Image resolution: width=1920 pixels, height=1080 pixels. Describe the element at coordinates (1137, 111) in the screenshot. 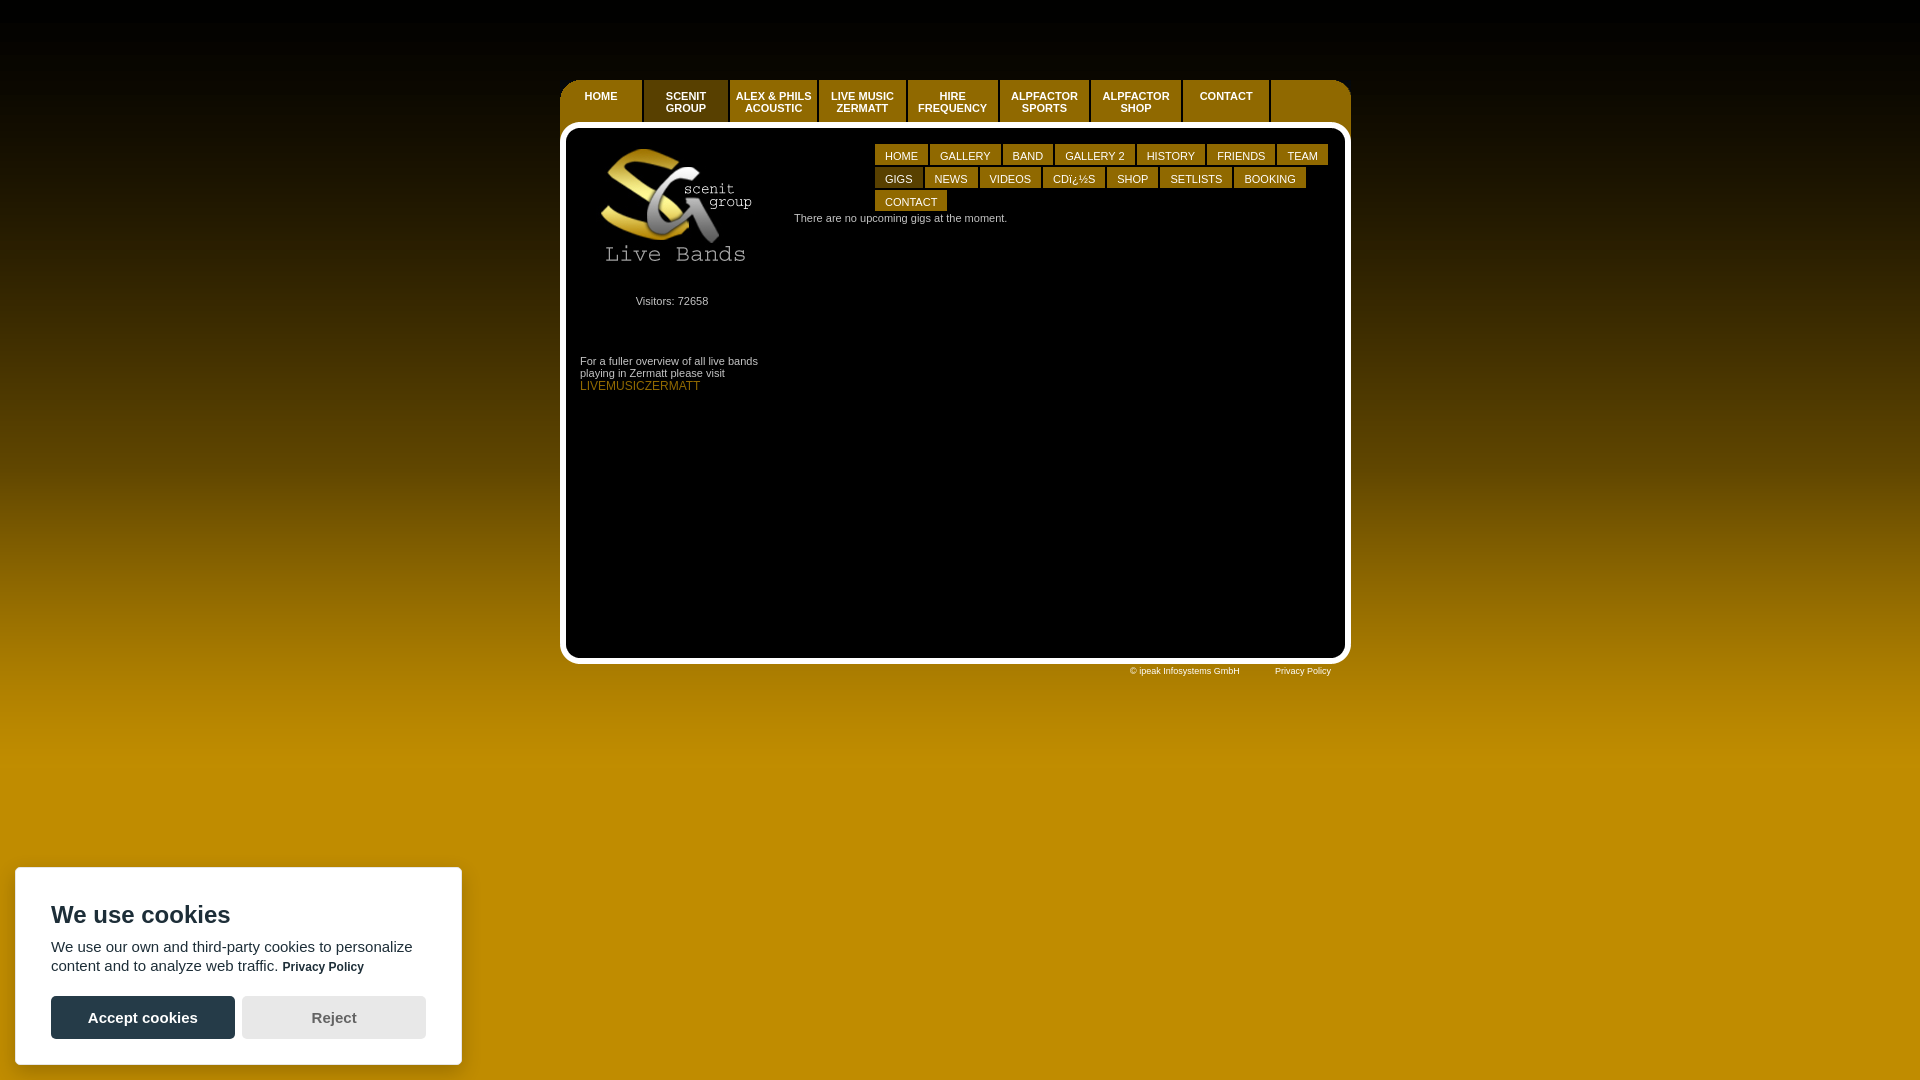

I see `'ALPFACTOR` at that location.